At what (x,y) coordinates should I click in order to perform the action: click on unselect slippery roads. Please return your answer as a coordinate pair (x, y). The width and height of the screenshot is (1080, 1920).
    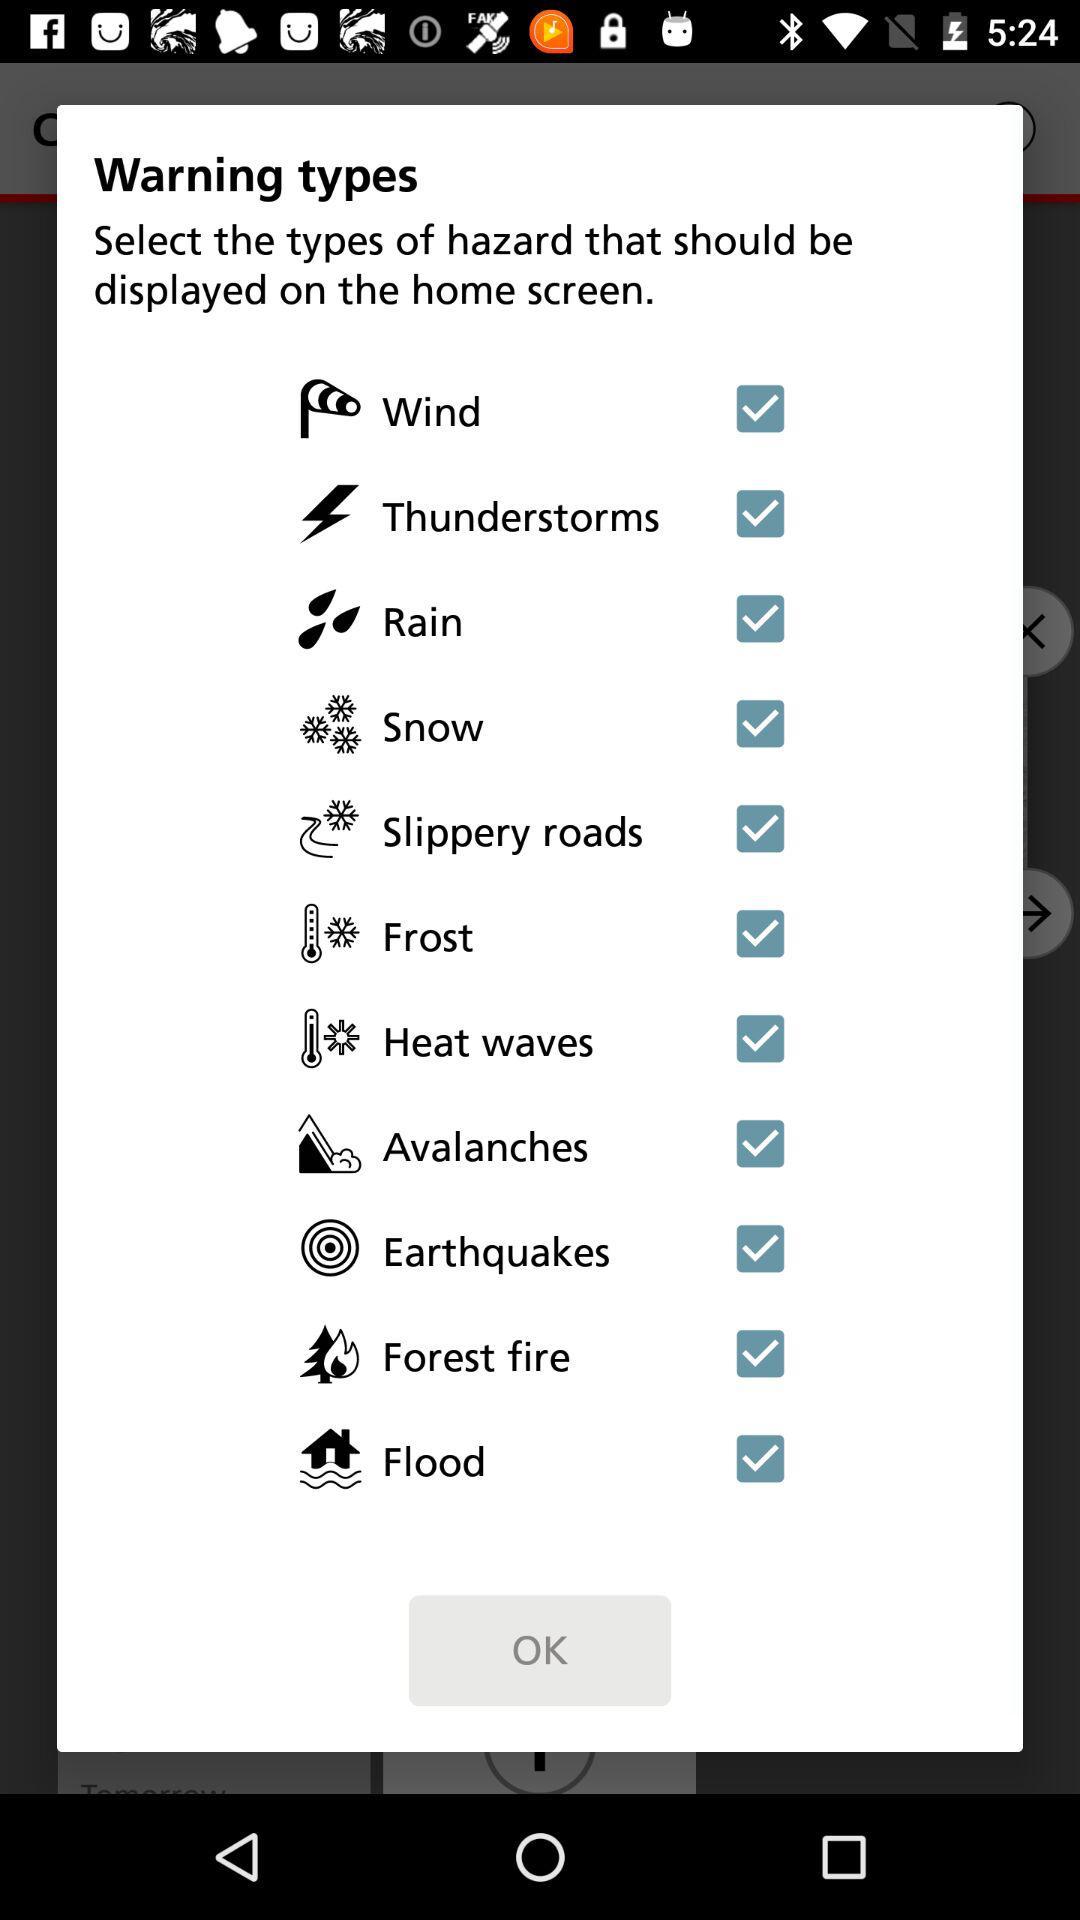
    Looking at the image, I should click on (760, 828).